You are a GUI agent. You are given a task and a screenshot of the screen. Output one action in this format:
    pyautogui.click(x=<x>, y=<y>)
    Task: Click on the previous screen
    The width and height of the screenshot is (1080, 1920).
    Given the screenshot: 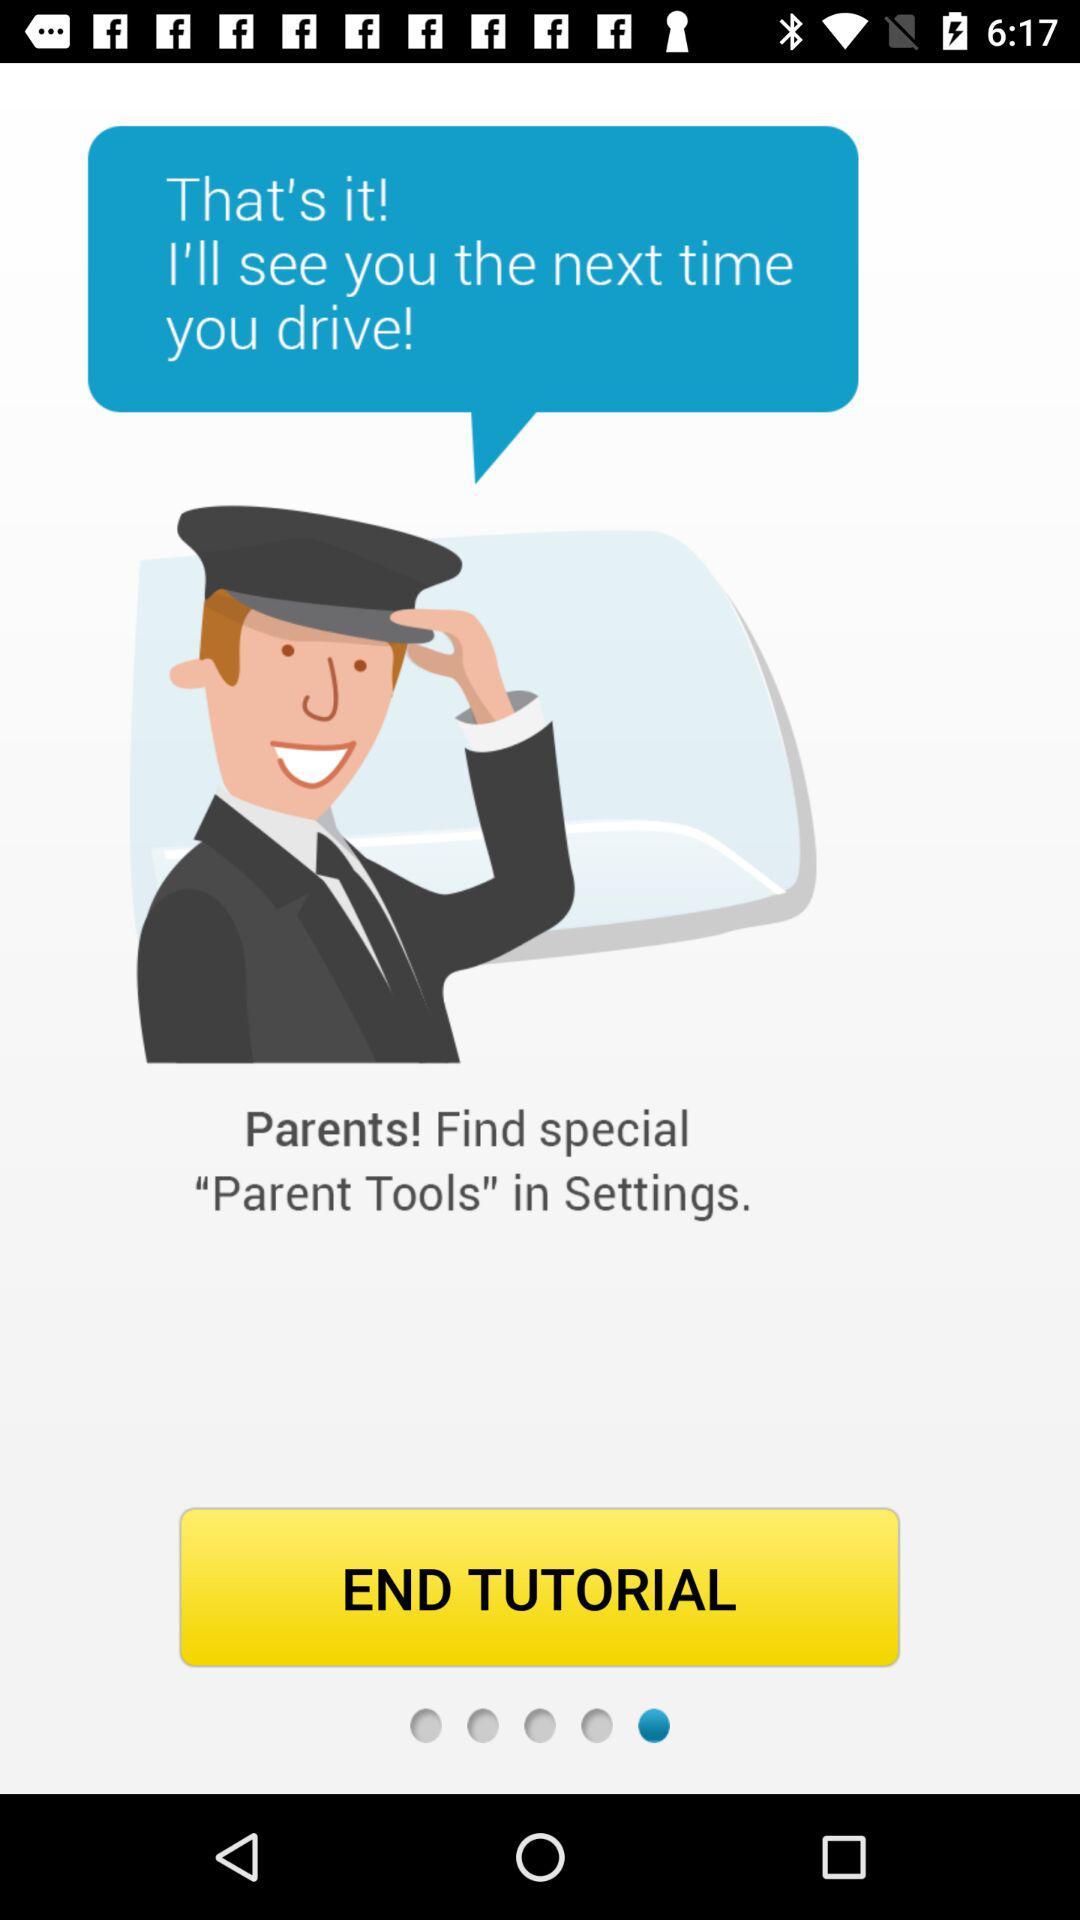 What is the action you would take?
    pyautogui.click(x=540, y=1724)
    